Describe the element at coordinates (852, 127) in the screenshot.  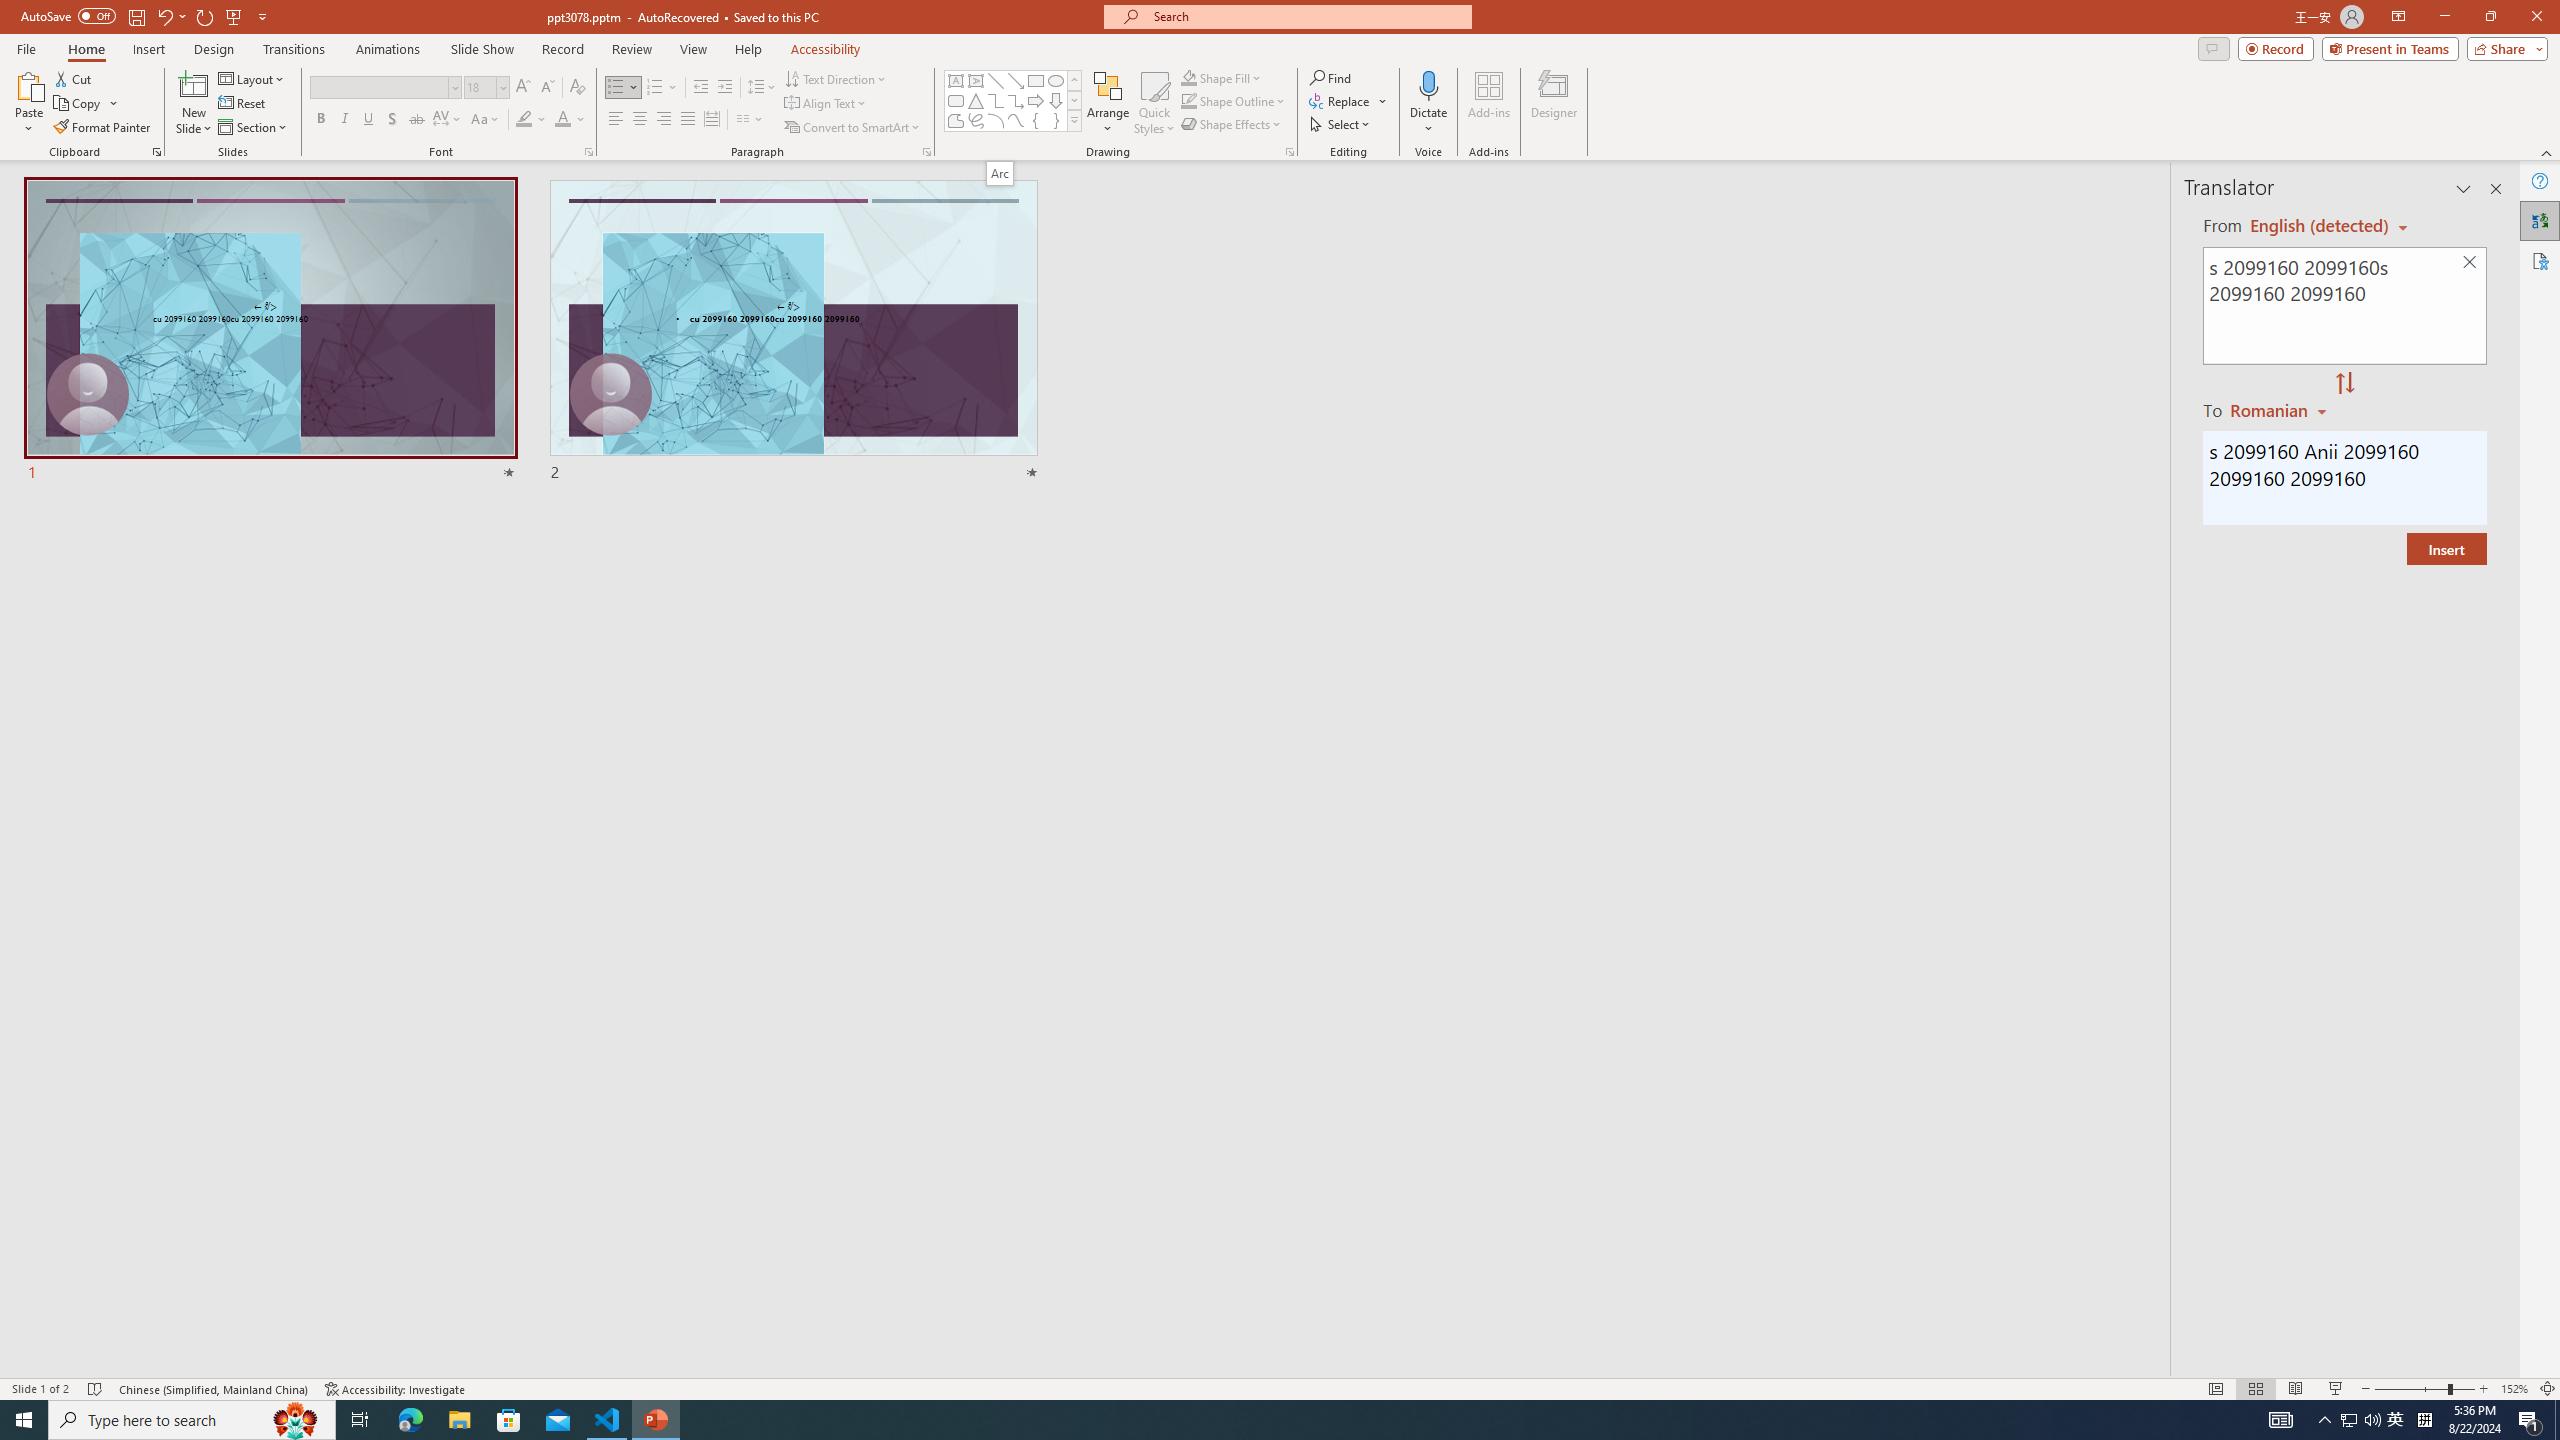
I see `'Convert to SmartArt'` at that location.